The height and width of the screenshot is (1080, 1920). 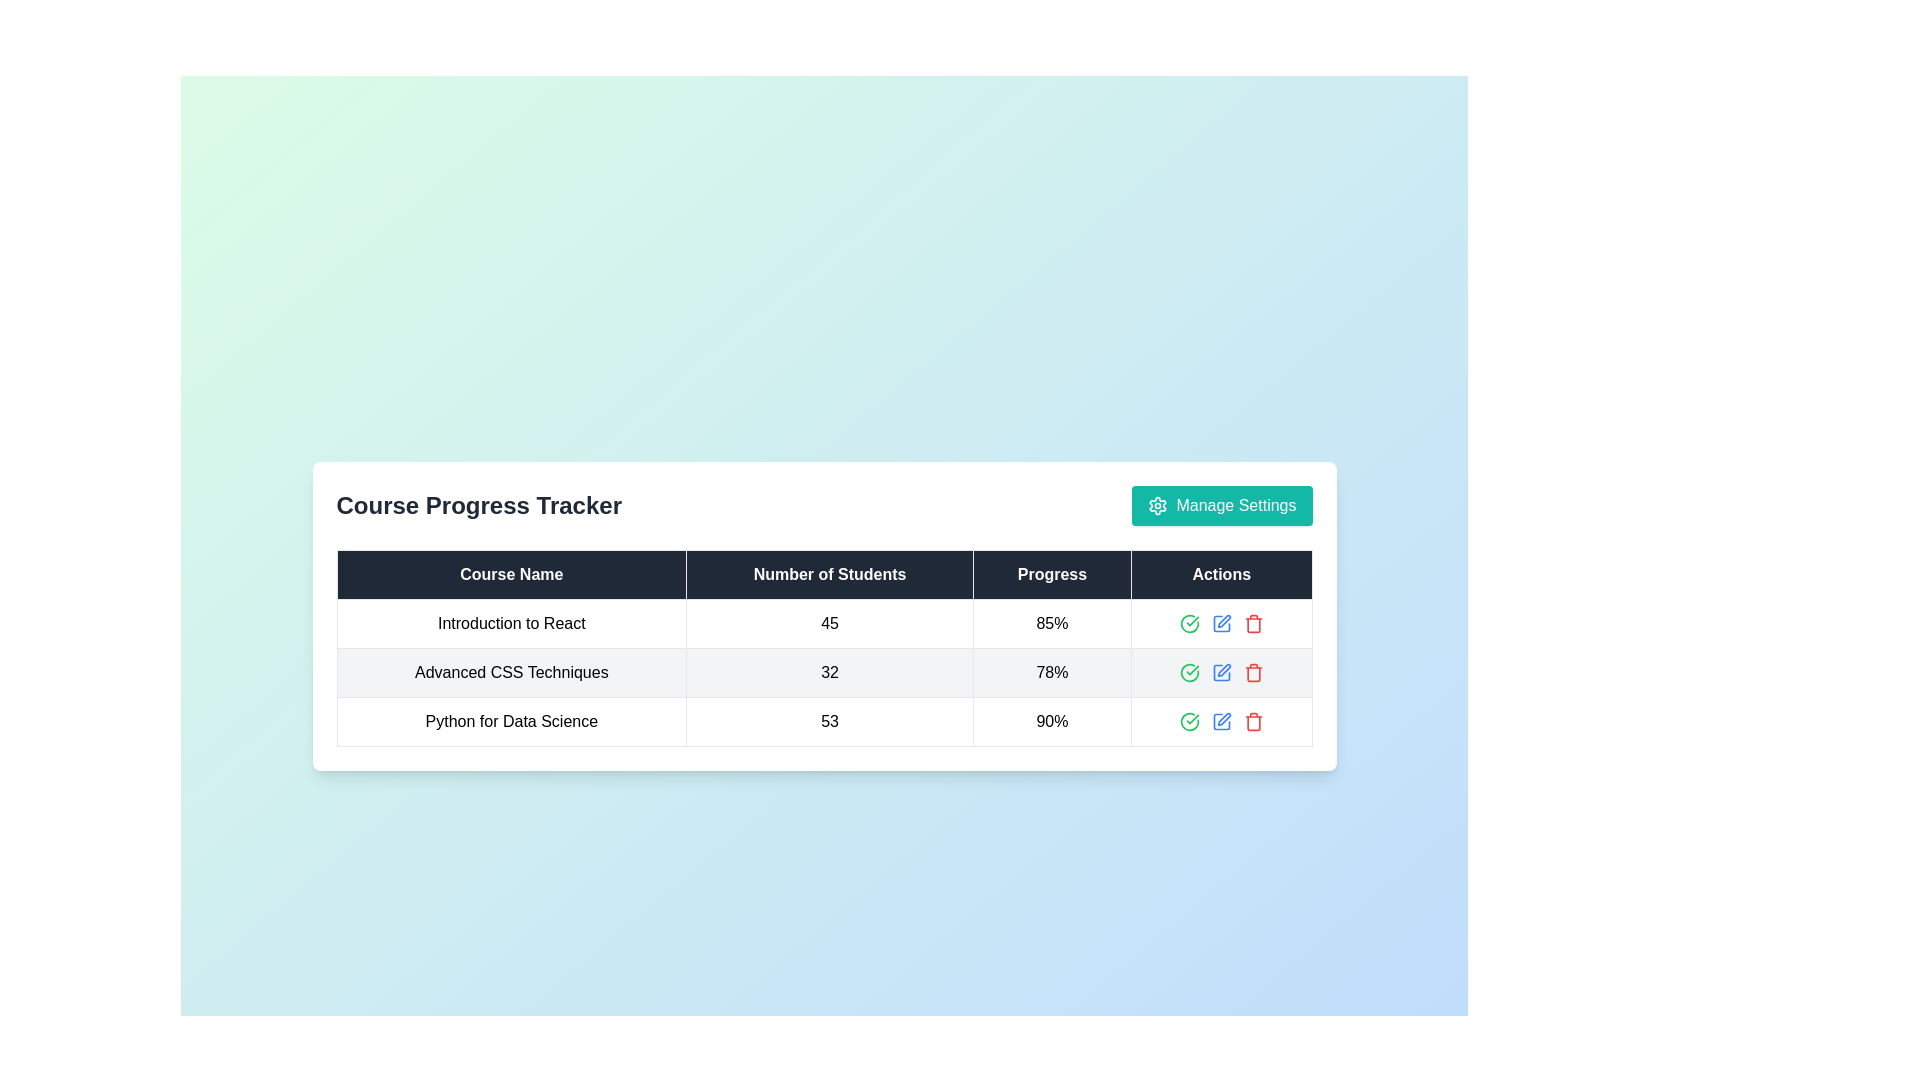 What do you see at coordinates (511, 622) in the screenshot?
I see `the static text label representing the course name in the first row of the 'Course Progress Tracker' table` at bounding box center [511, 622].